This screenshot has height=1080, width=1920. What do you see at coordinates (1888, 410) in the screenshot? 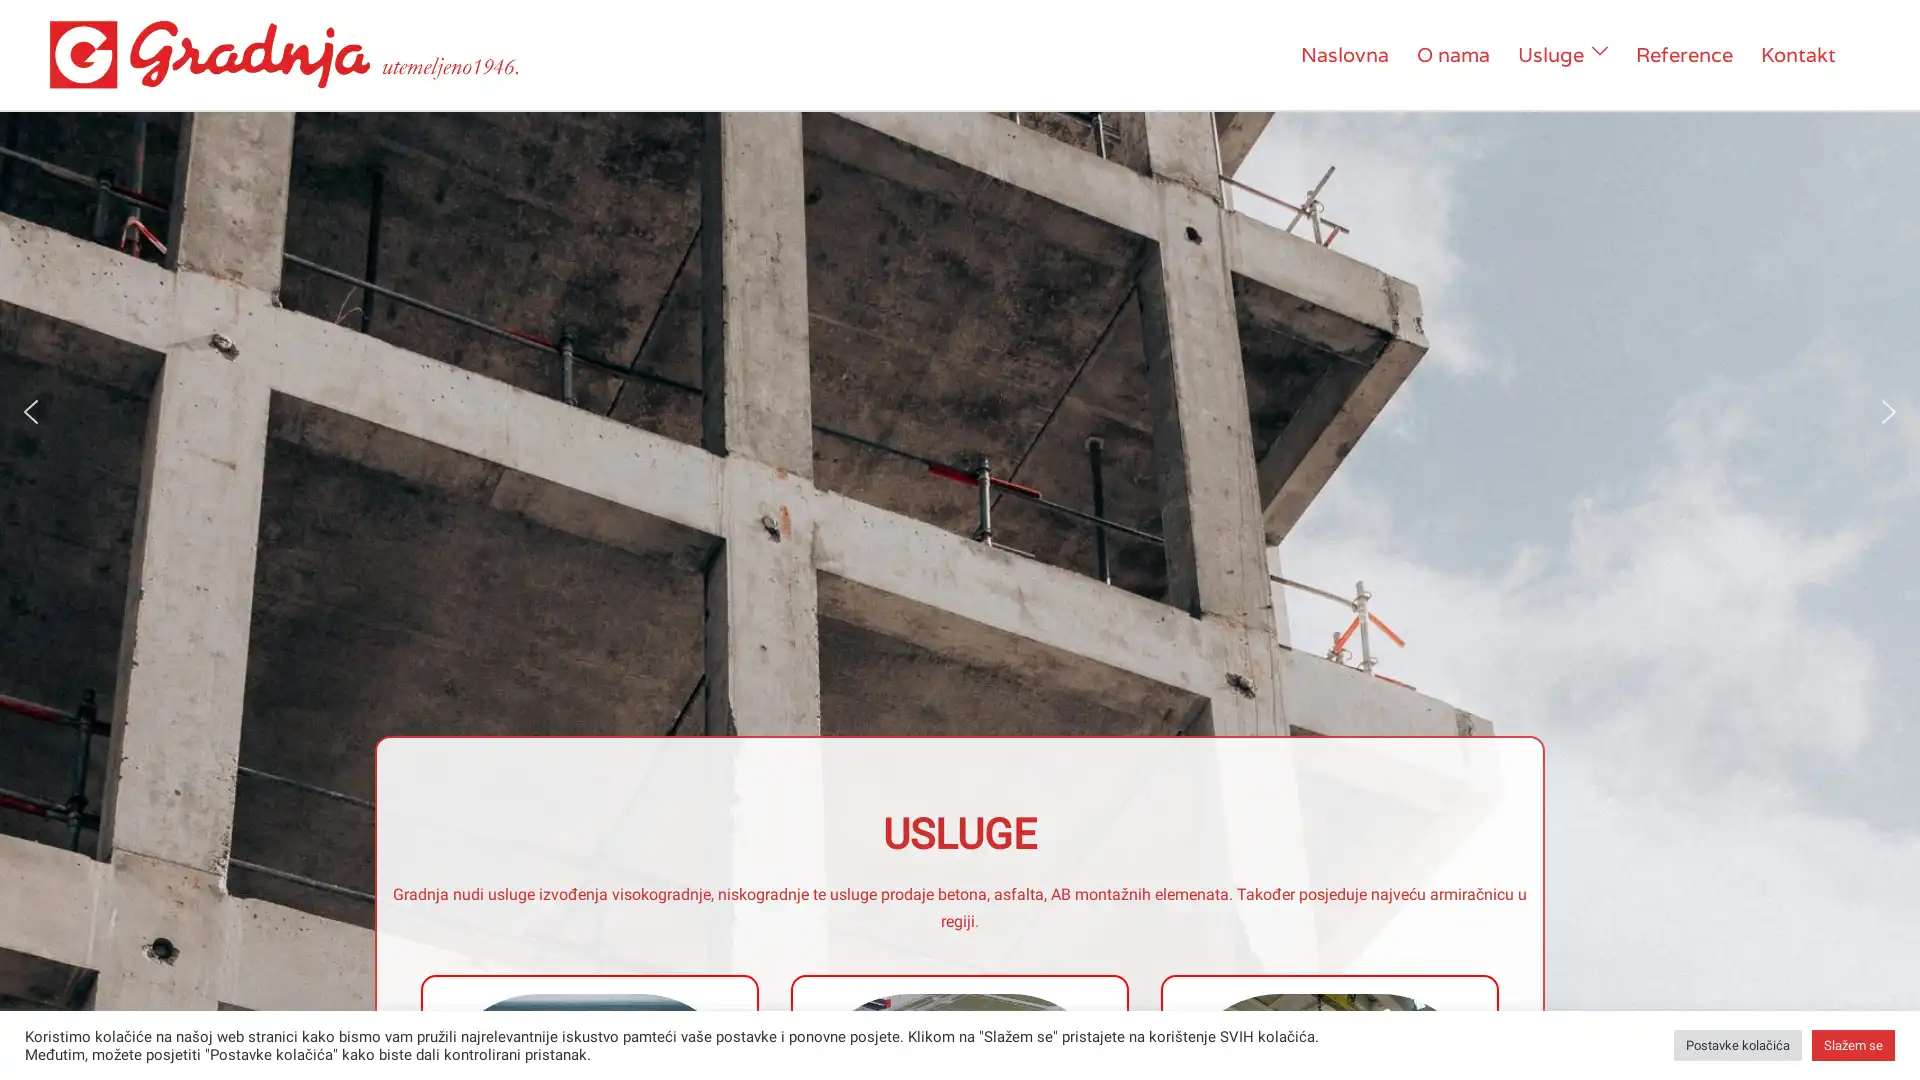
I see `next arrow` at bounding box center [1888, 410].